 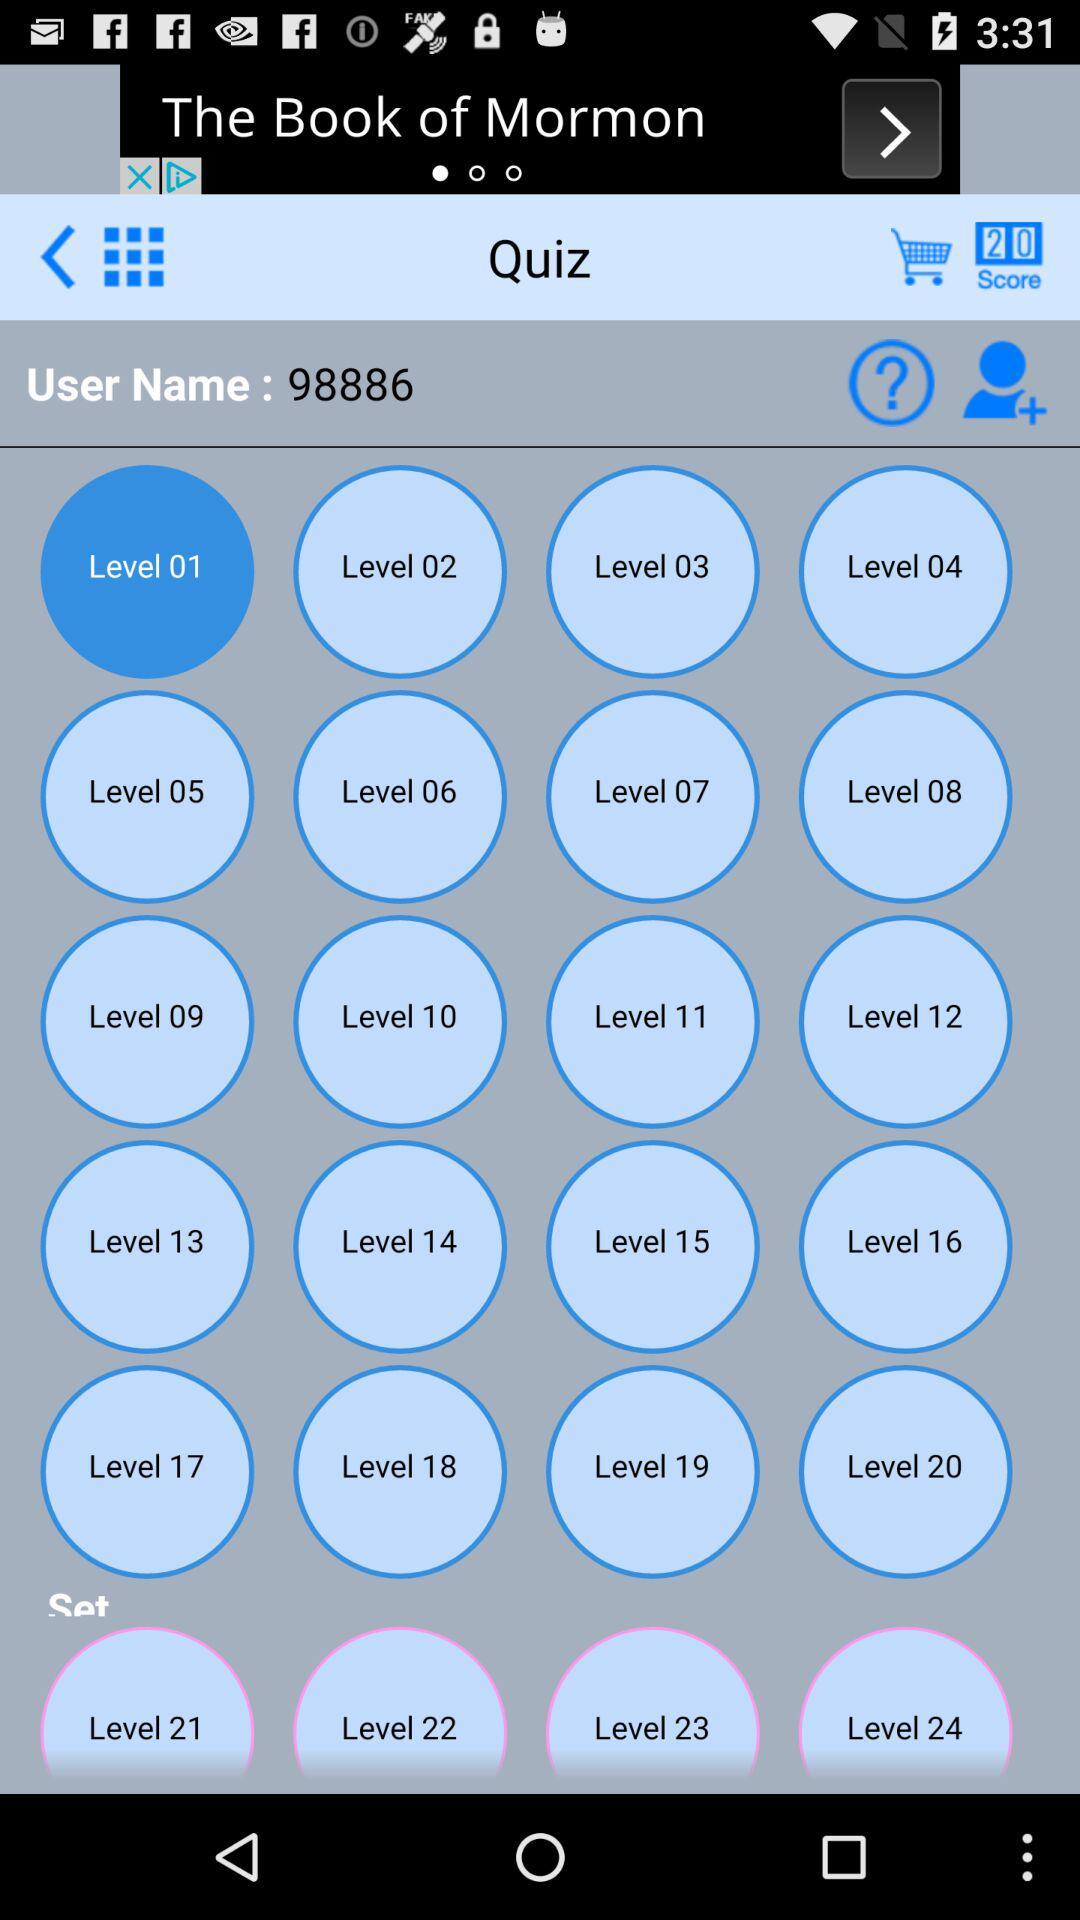 I want to click on a person, so click(x=1004, y=382).